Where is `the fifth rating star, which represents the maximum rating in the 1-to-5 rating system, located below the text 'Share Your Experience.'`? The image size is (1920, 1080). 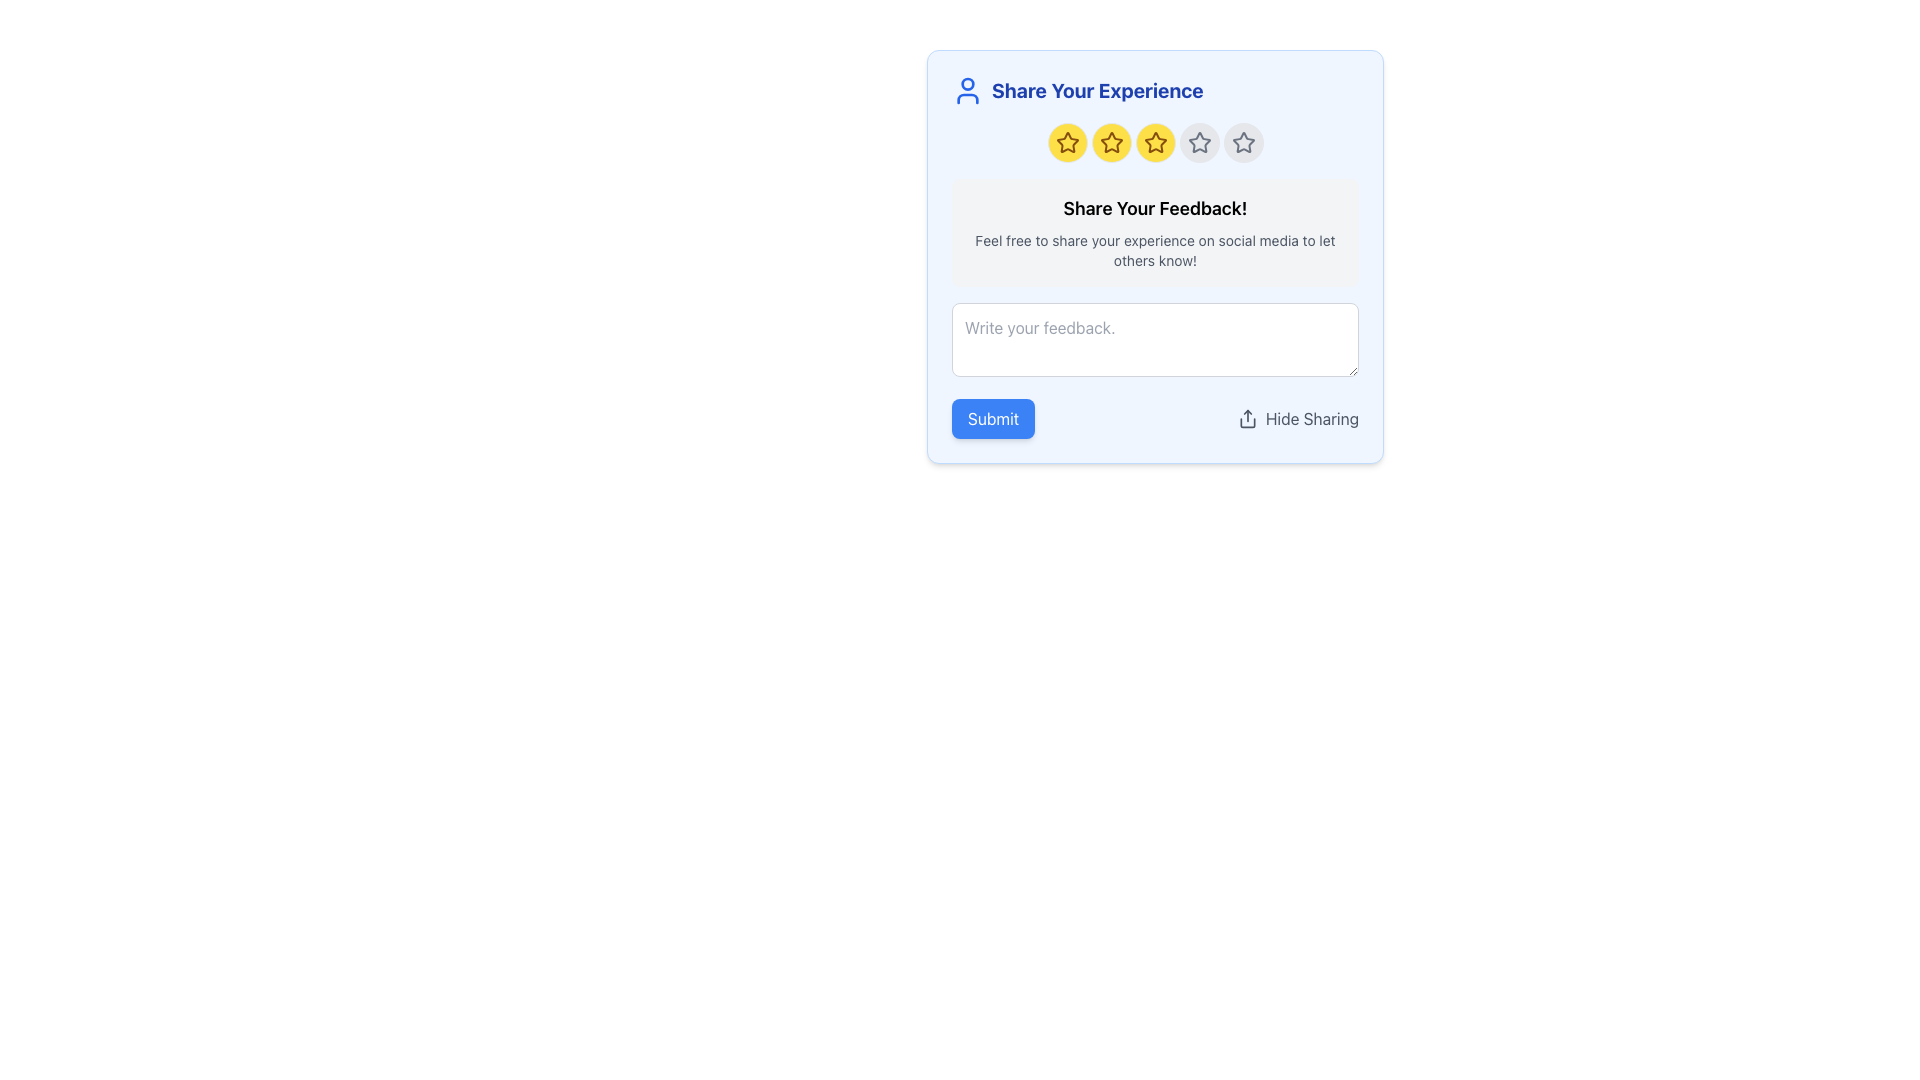 the fifth rating star, which represents the maximum rating in the 1-to-5 rating system, located below the text 'Share Your Experience.' is located at coordinates (1242, 141).